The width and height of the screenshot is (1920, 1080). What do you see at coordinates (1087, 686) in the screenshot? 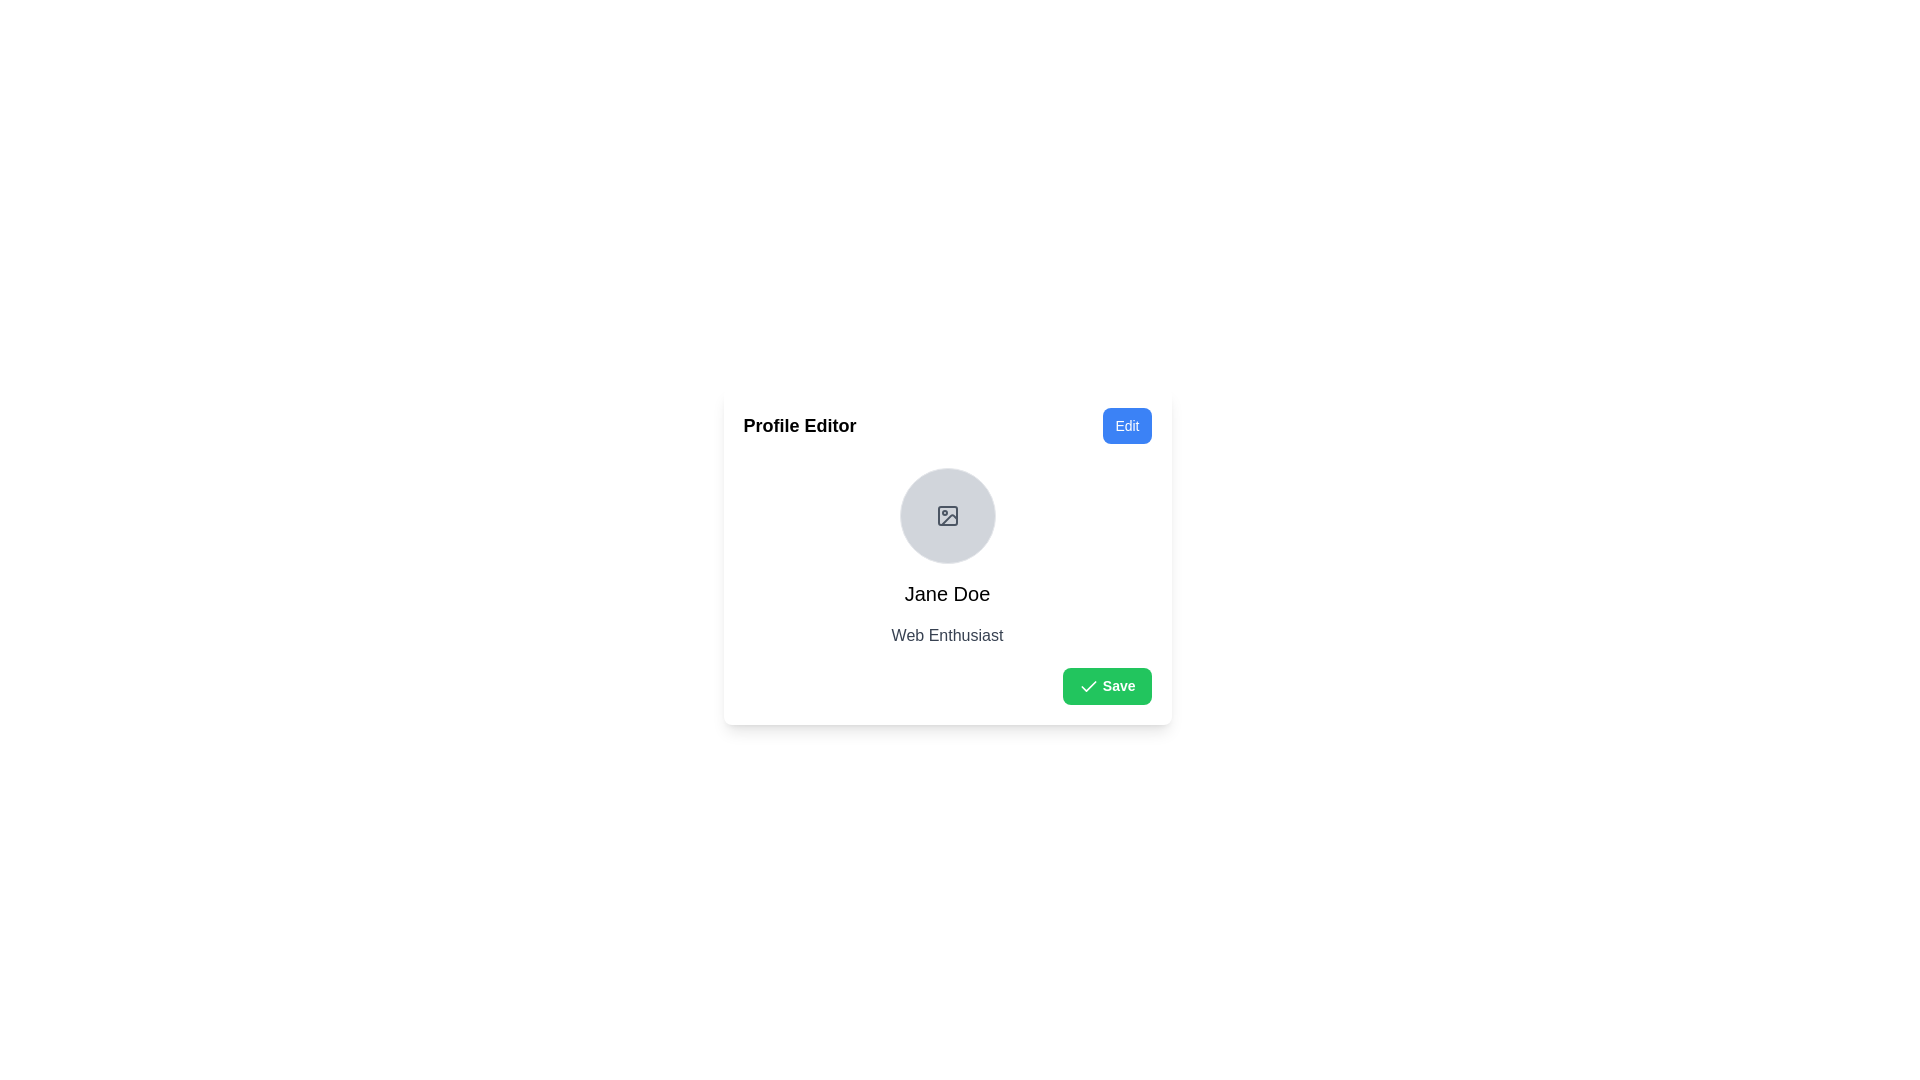
I see `the checkmark icon within the green 'Save' button located at the bottom-right corner of the profile editor card` at bounding box center [1087, 686].